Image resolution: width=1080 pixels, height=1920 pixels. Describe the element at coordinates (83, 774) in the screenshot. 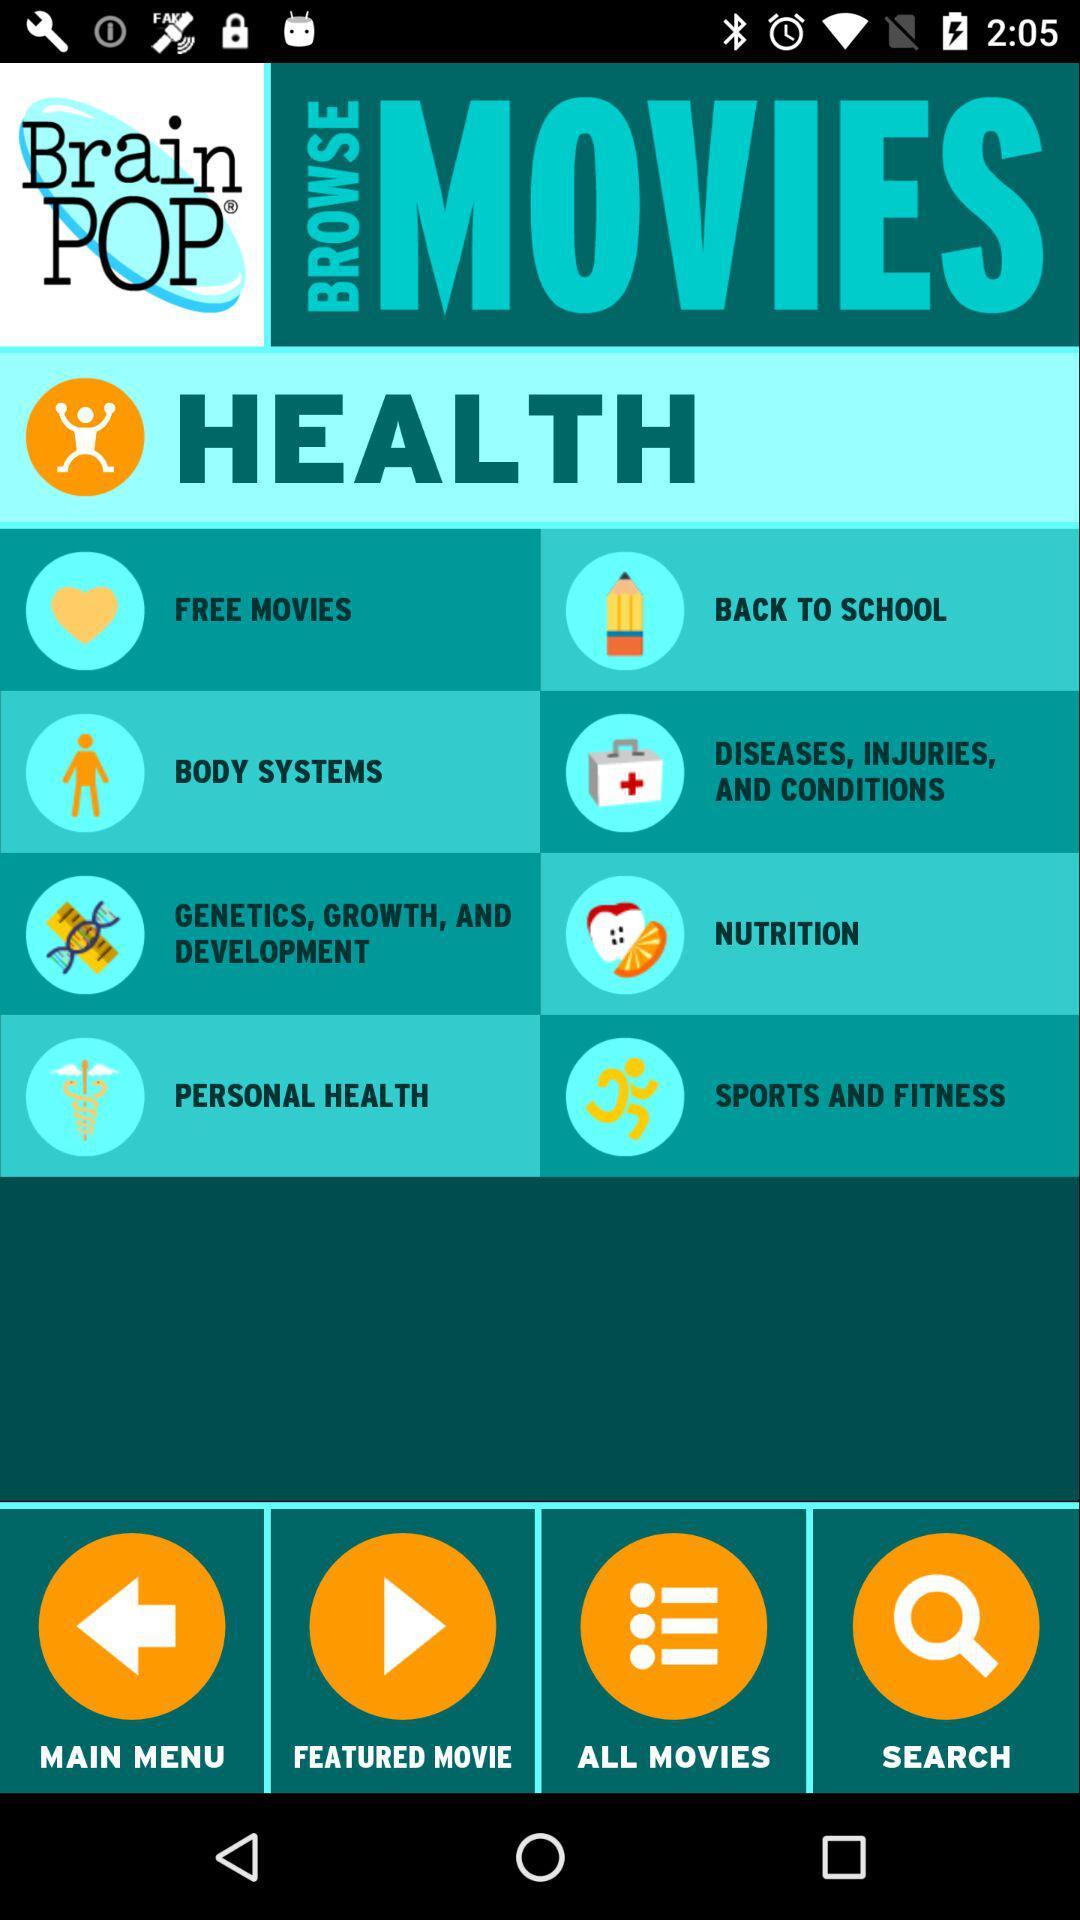

I see `the icon next to body systems app` at that location.